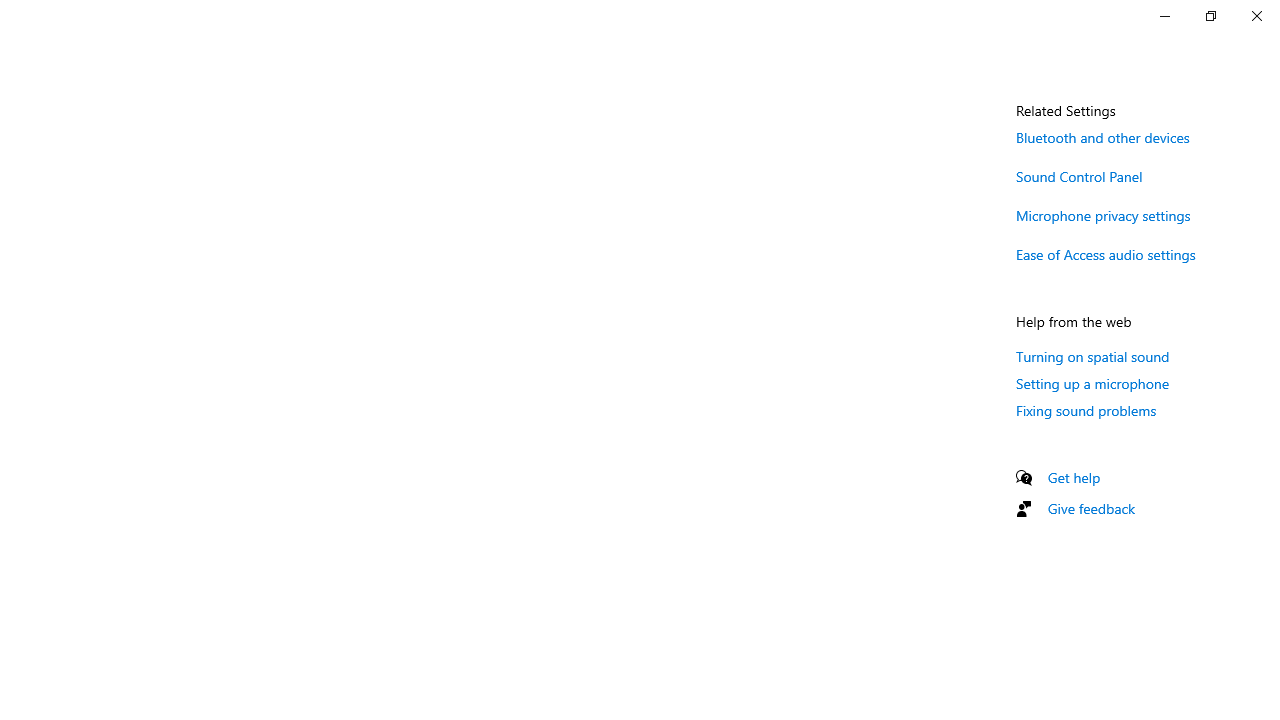  Describe the element at coordinates (1090, 507) in the screenshot. I see `'Give feedback'` at that location.